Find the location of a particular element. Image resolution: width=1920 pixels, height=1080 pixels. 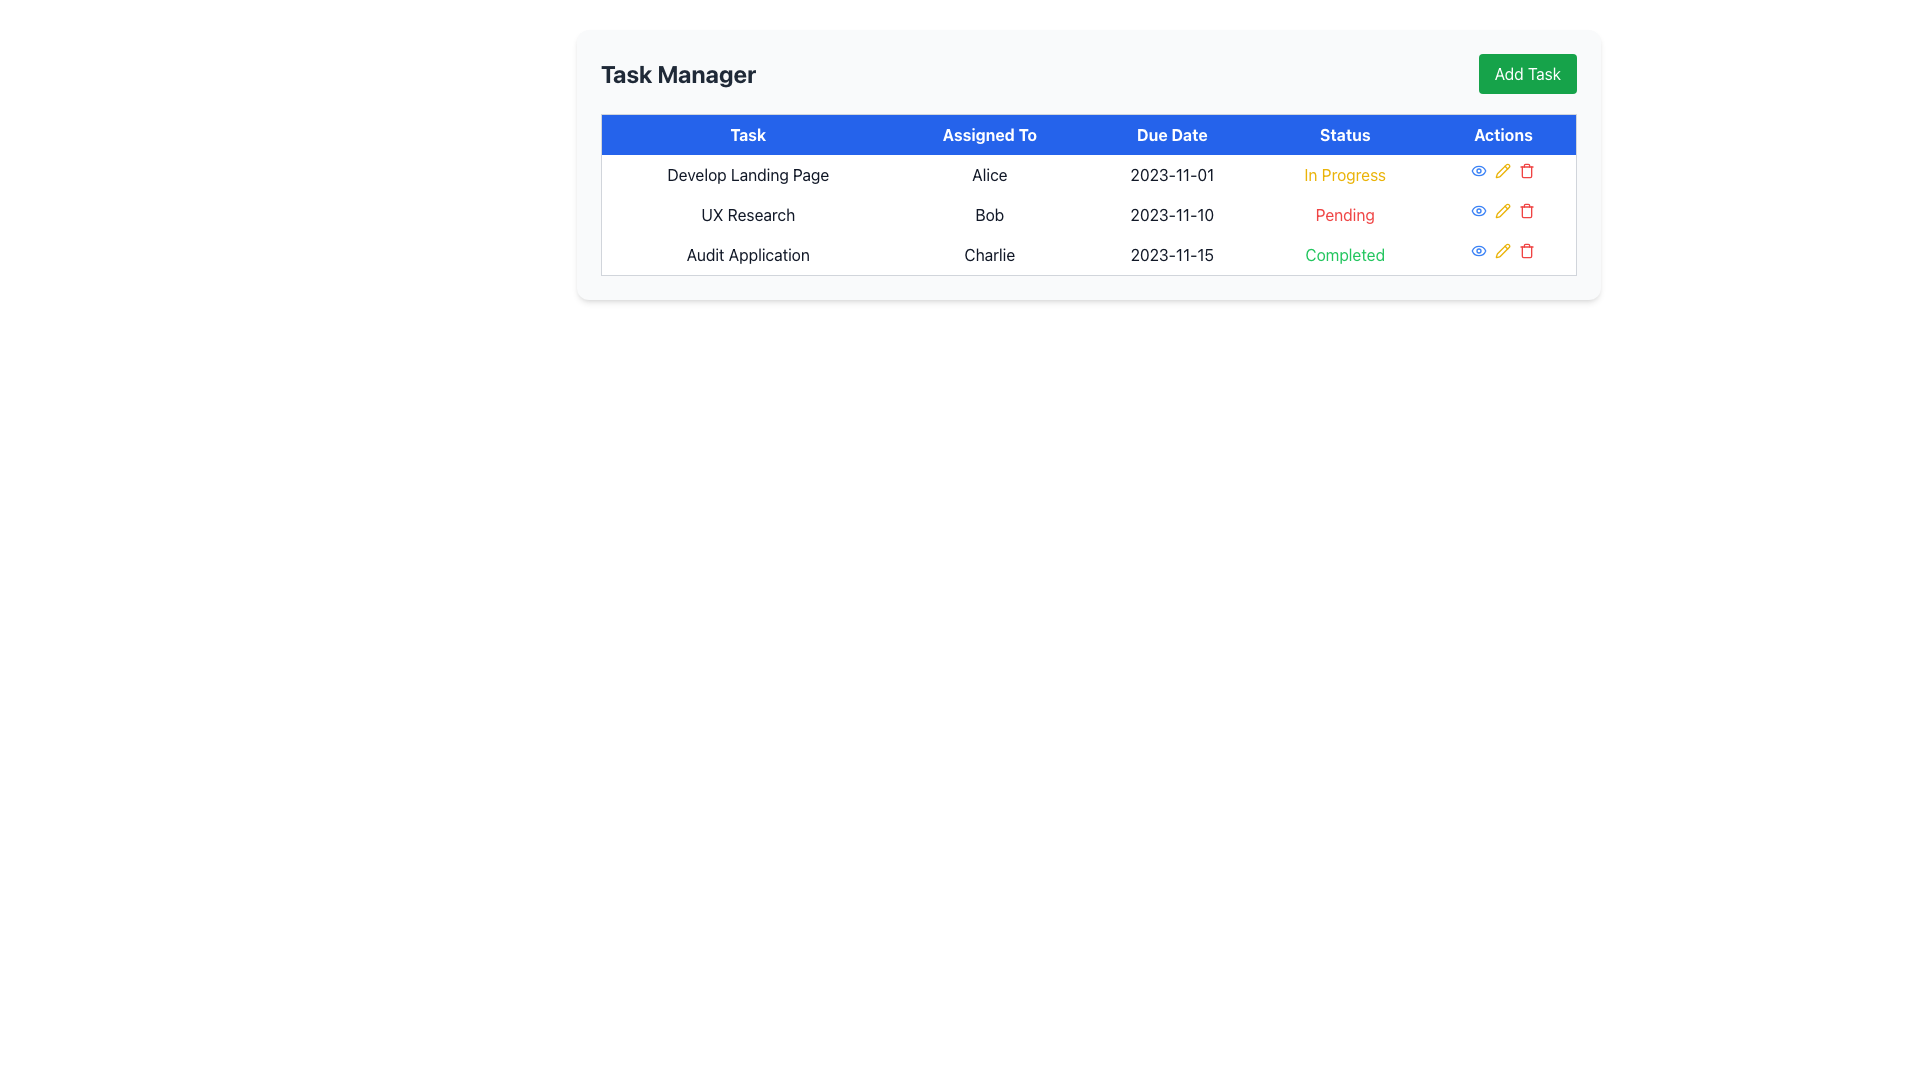

the interactive icon in the first row under the 'Actions' column of the task table is located at coordinates (1478, 169).